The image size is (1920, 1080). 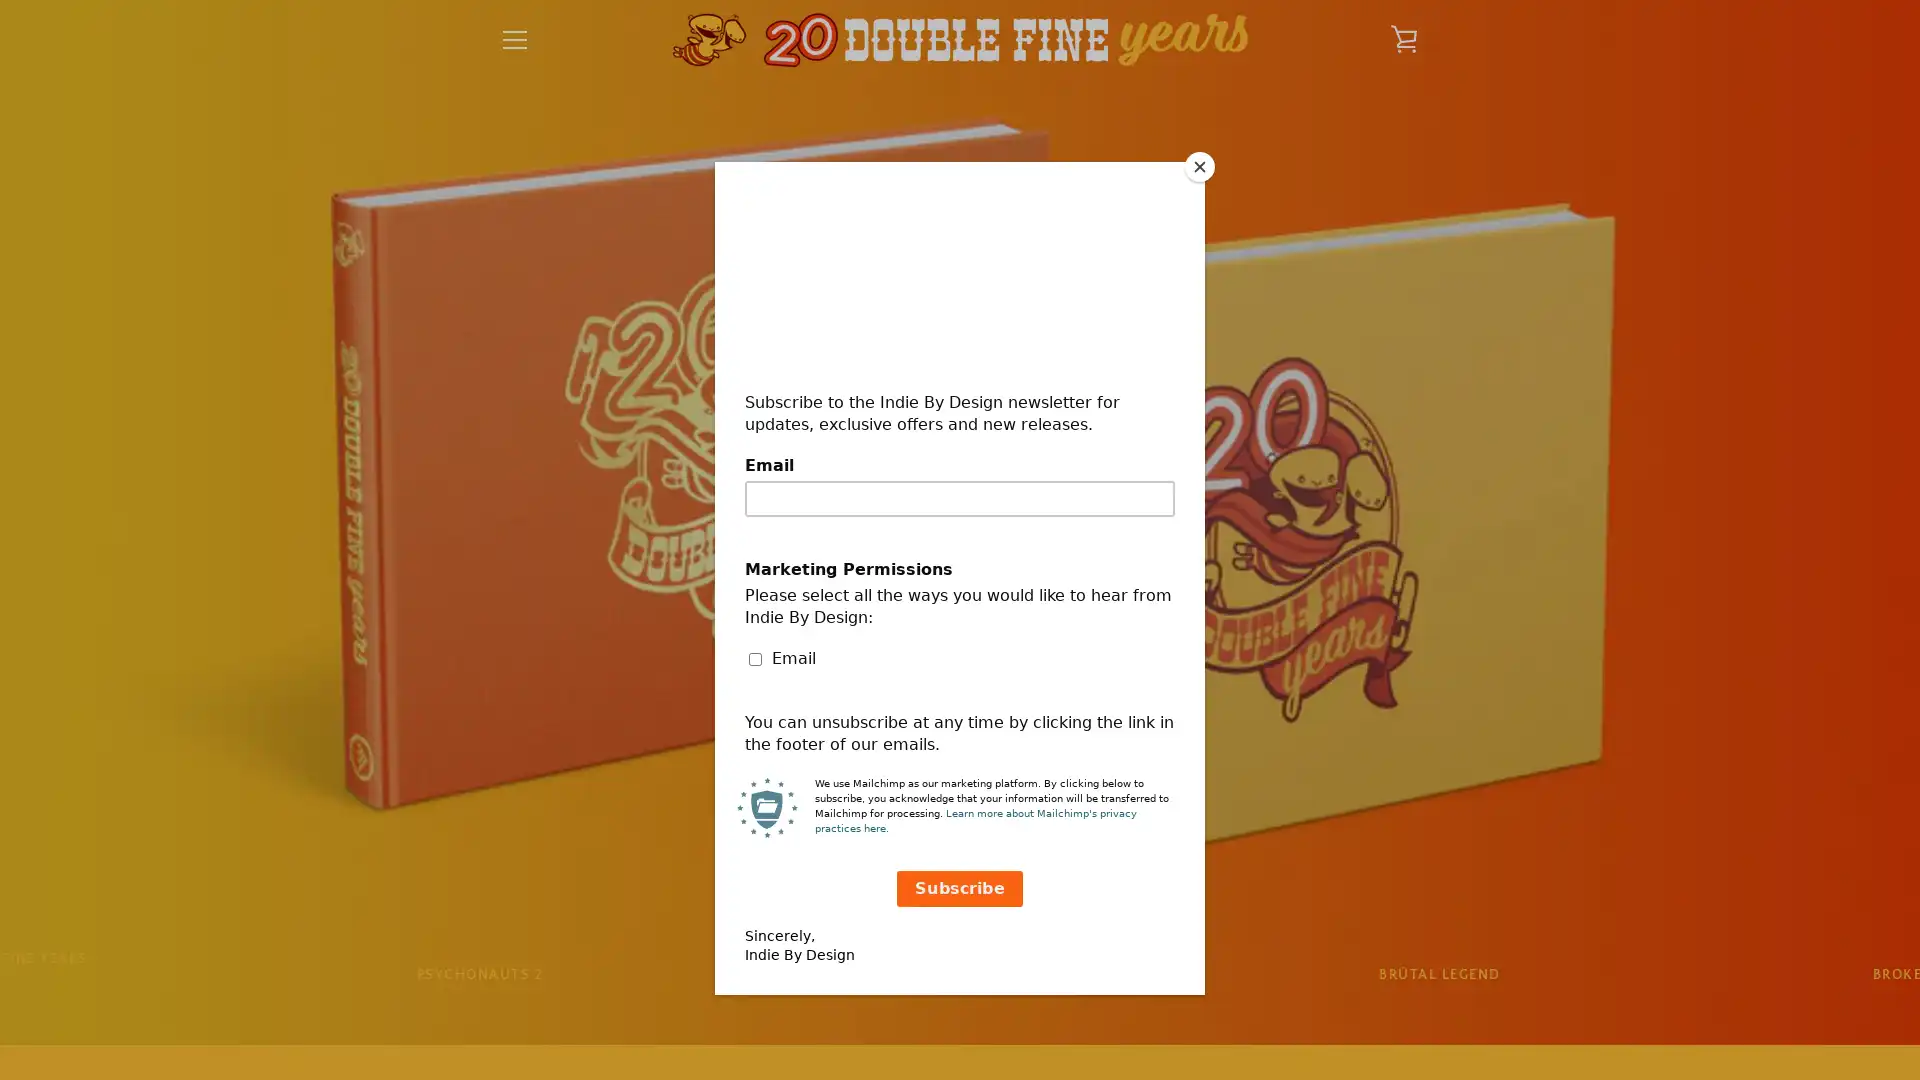 I want to click on Dismiss, so click(x=1181, y=362).